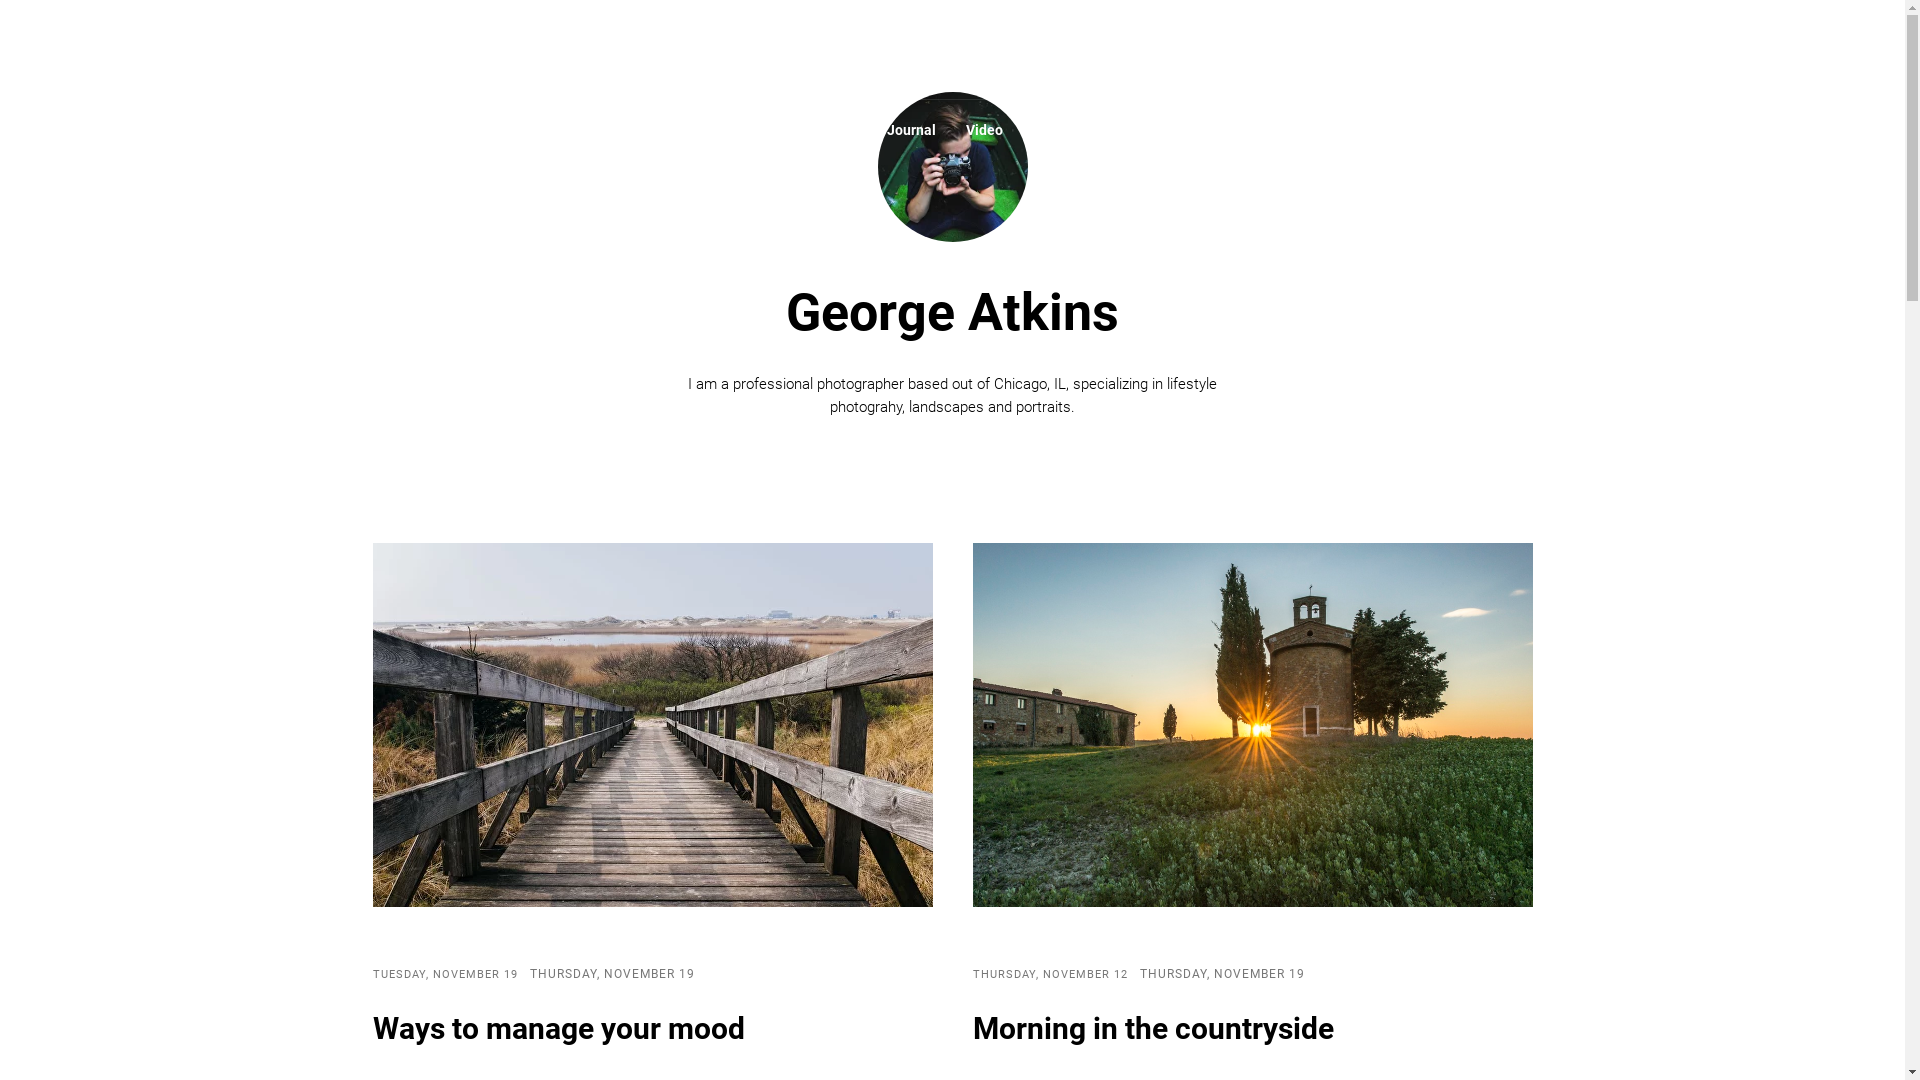 The image size is (1920, 1080). I want to click on 'SUPPORT', so click(1730, 49).